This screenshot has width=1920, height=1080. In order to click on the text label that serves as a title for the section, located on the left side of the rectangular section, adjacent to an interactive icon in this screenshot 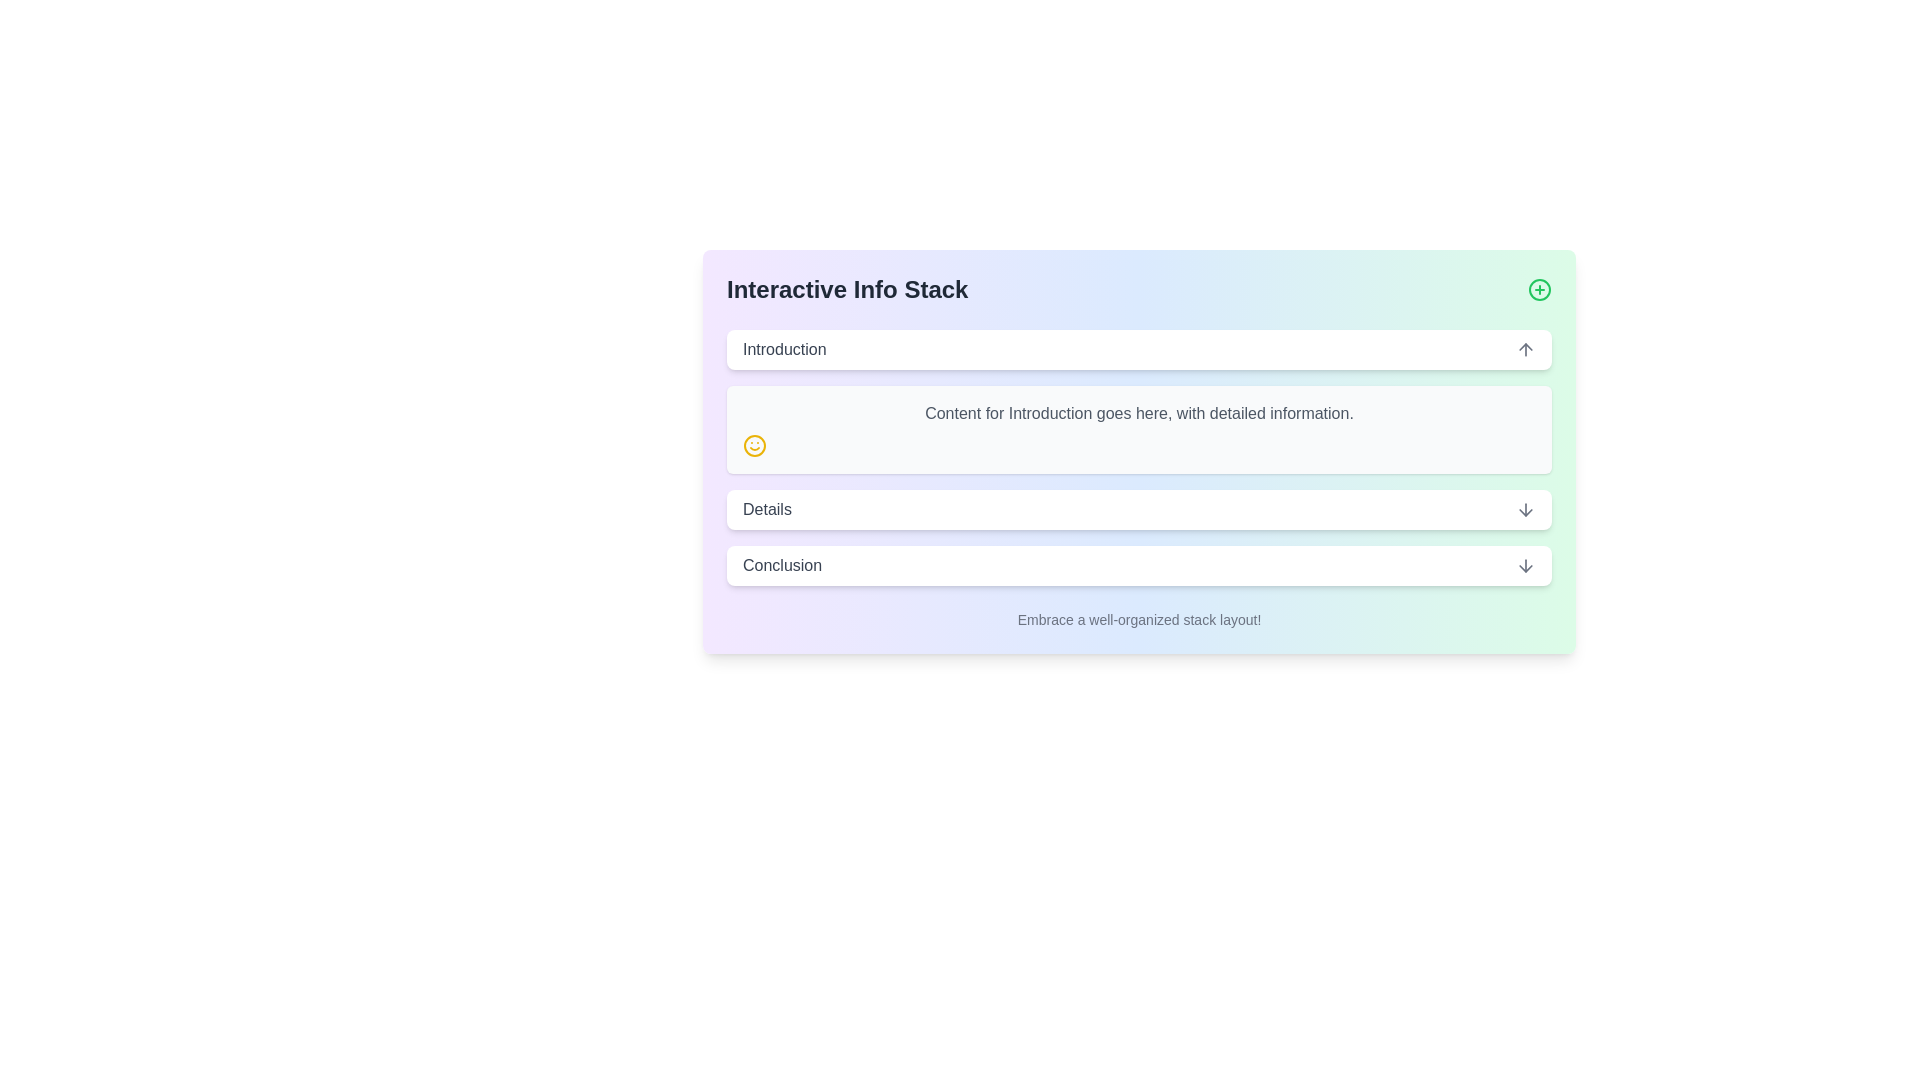, I will do `click(783, 349)`.